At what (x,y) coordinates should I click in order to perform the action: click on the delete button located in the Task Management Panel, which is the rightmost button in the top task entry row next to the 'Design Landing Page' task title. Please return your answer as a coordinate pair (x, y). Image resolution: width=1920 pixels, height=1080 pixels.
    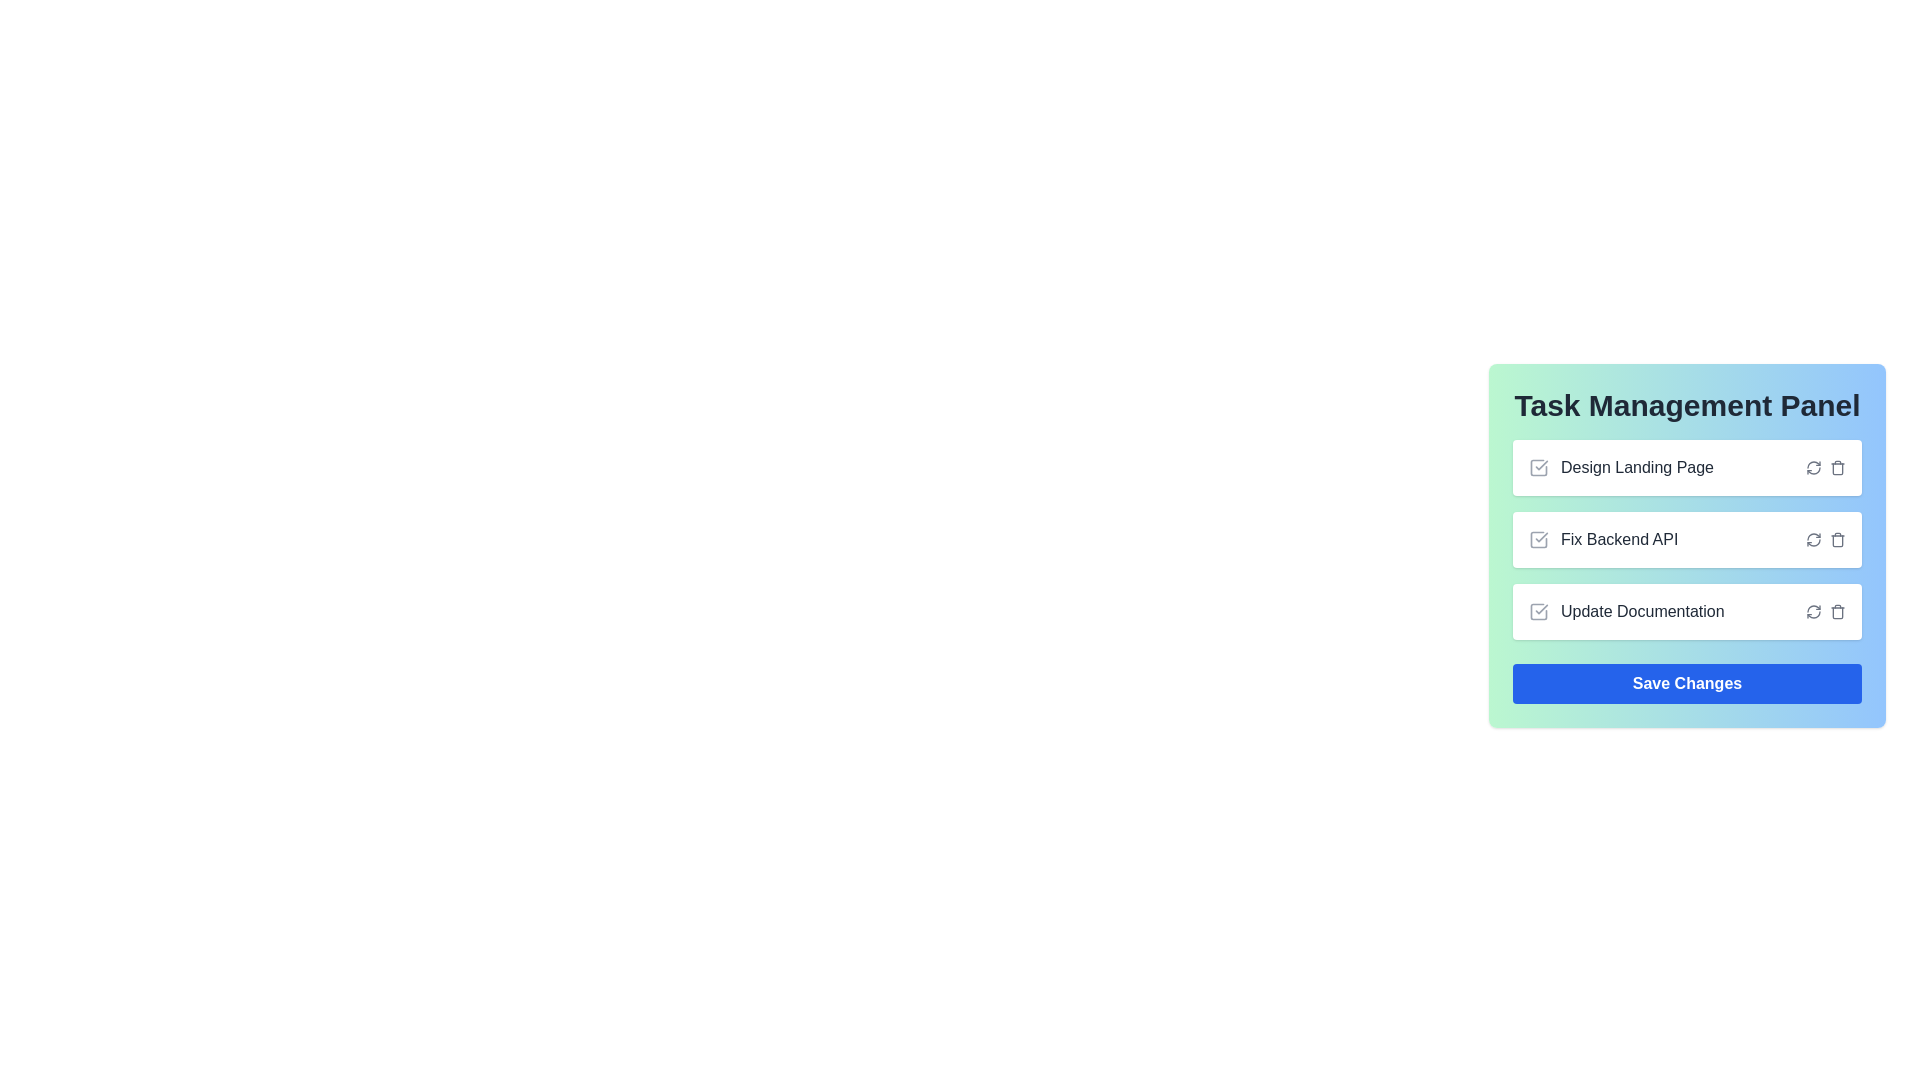
    Looking at the image, I should click on (1838, 467).